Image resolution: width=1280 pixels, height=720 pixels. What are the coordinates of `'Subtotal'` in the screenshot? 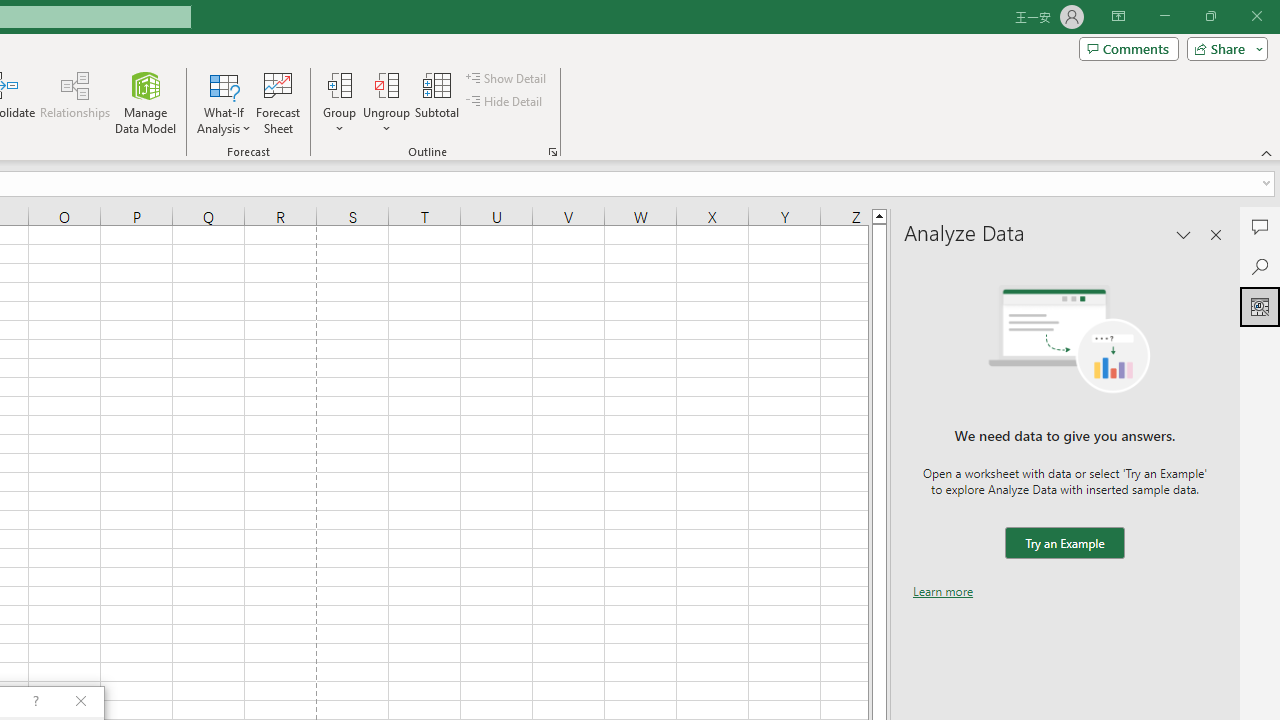 It's located at (436, 103).